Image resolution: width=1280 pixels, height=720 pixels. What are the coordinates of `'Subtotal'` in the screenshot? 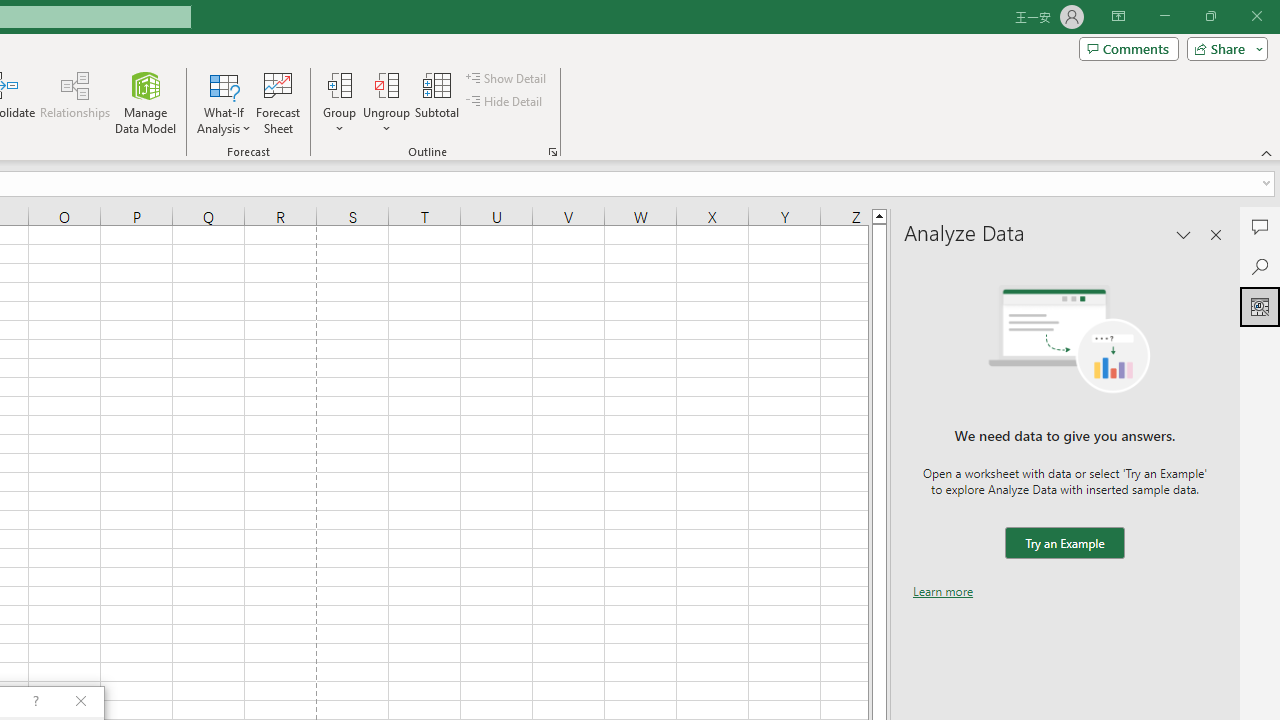 It's located at (436, 103).